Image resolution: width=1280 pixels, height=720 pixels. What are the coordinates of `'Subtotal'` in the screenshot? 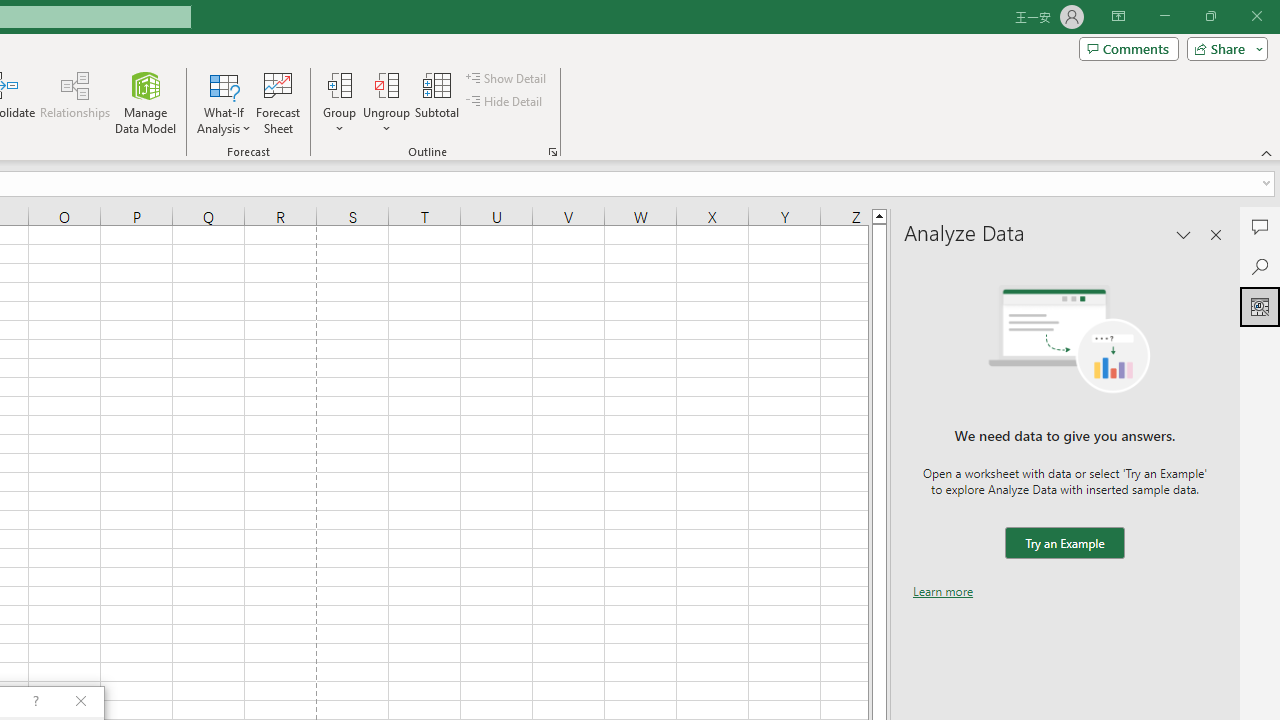 It's located at (436, 103).